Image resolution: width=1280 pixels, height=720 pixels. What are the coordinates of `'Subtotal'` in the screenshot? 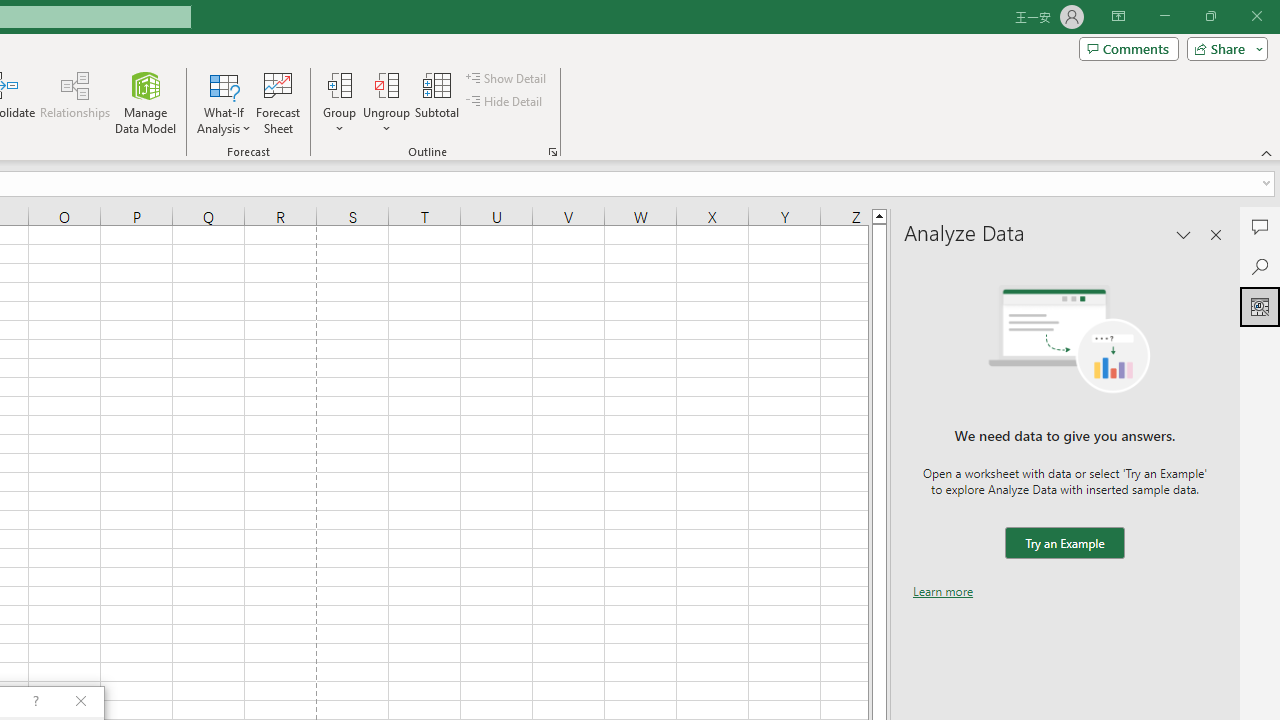 It's located at (436, 103).